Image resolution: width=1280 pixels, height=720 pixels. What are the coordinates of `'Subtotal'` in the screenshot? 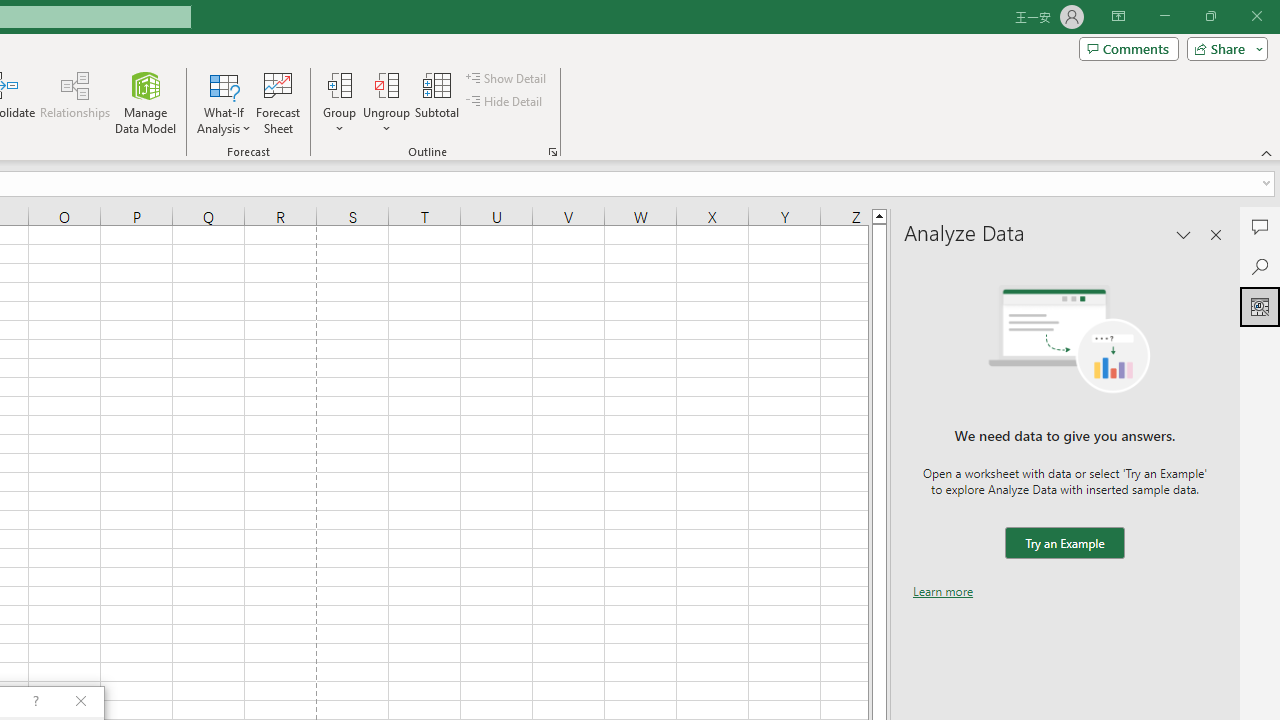 It's located at (436, 103).